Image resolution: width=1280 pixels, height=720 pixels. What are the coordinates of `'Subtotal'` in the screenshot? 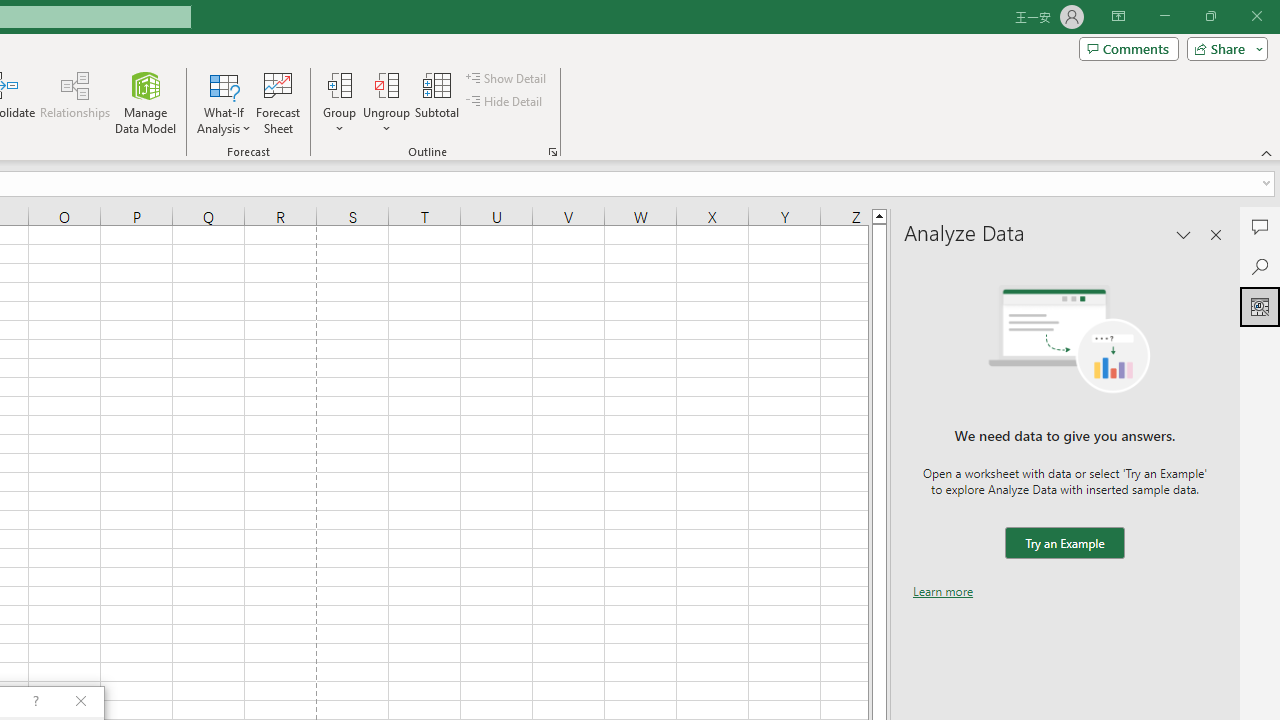 It's located at (436, 103).